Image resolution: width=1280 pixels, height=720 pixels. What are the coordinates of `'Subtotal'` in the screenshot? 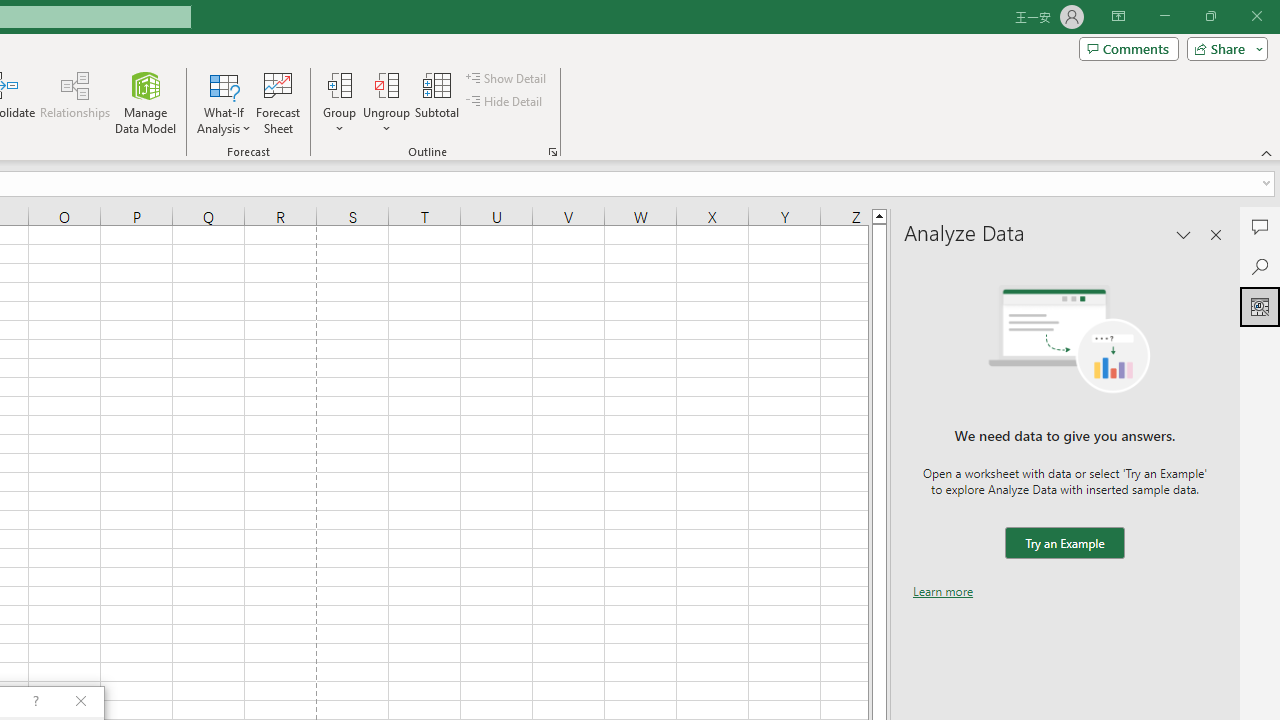 It's located at (436, 103).